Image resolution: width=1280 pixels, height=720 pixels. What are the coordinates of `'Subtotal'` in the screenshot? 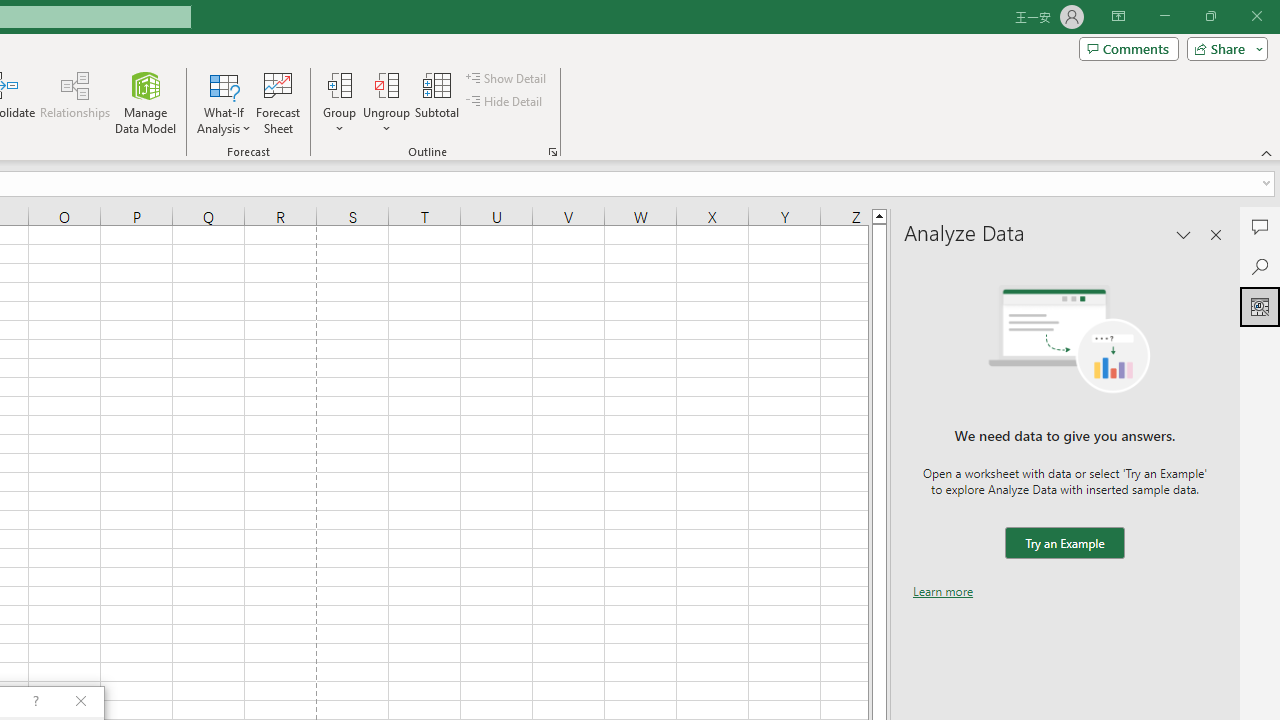 It's located at (436, 103).